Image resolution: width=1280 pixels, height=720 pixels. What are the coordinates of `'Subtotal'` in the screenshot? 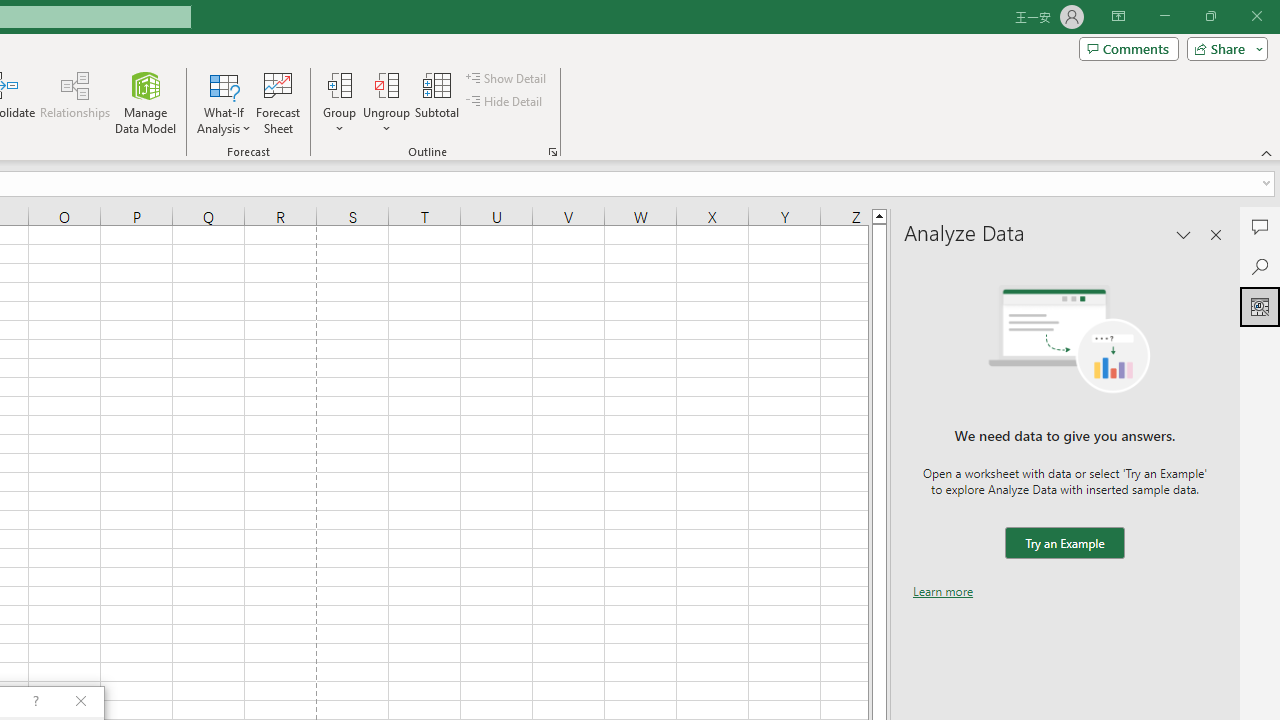 It's located at (436, 103).